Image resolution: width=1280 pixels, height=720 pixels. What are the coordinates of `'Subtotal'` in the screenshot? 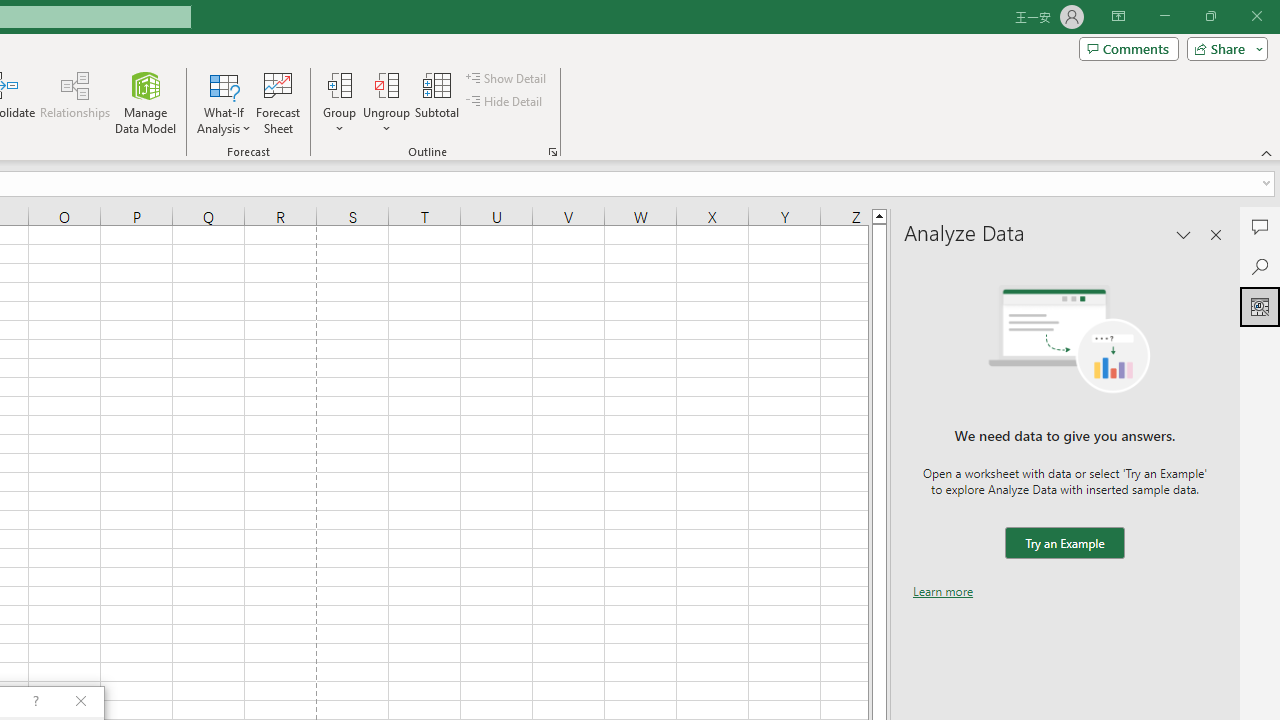 It's located at (436, 103).